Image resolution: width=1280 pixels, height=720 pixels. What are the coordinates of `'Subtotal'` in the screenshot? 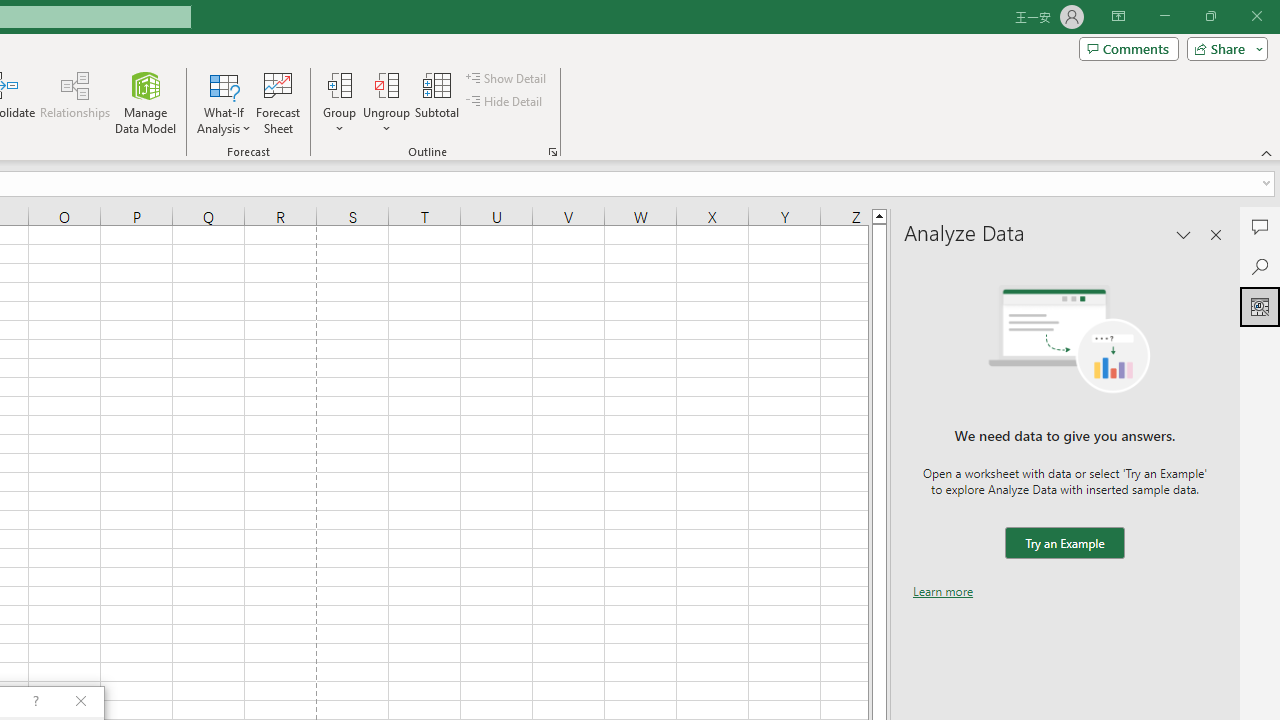 It's located at (436, 103).